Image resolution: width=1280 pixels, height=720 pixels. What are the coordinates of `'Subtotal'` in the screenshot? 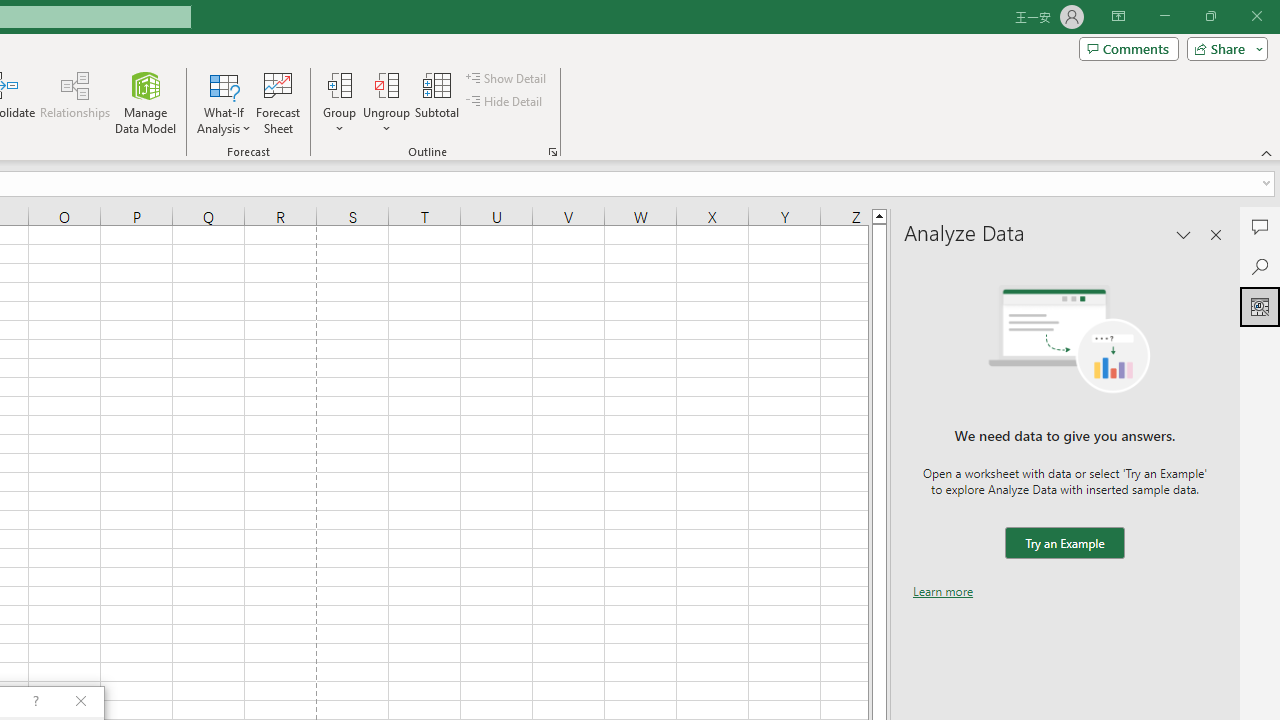 It's located at (436, 103).